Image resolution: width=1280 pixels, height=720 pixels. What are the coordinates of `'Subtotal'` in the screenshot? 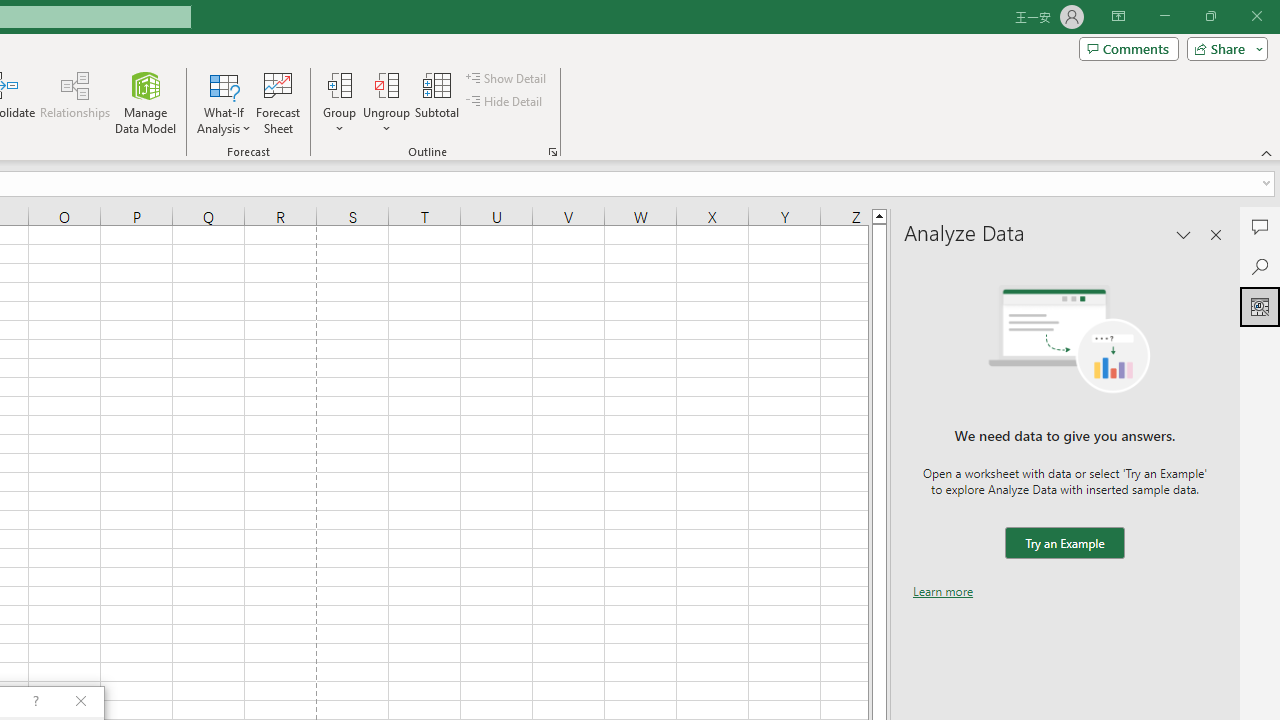 It's located at (436, 103).